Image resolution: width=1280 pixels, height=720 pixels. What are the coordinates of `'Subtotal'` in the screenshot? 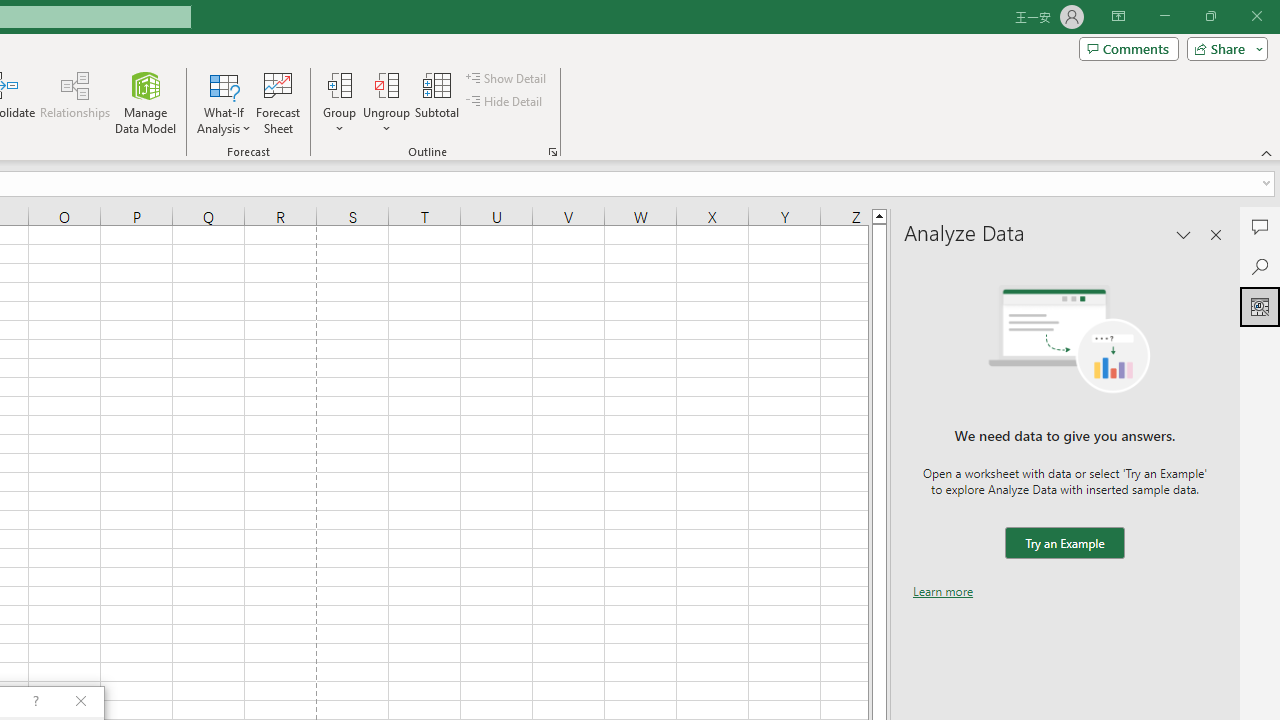 It's located at (436, 103).